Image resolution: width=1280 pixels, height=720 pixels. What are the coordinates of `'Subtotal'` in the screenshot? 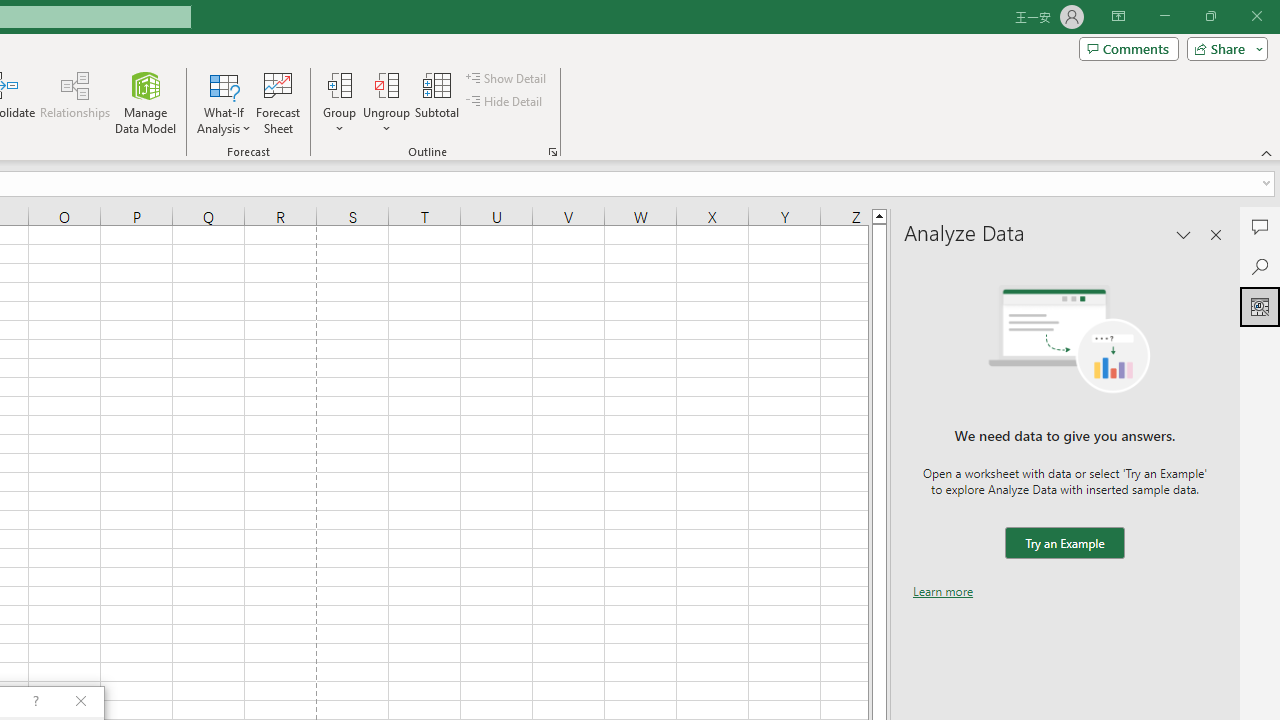 It's located at (436, 103).